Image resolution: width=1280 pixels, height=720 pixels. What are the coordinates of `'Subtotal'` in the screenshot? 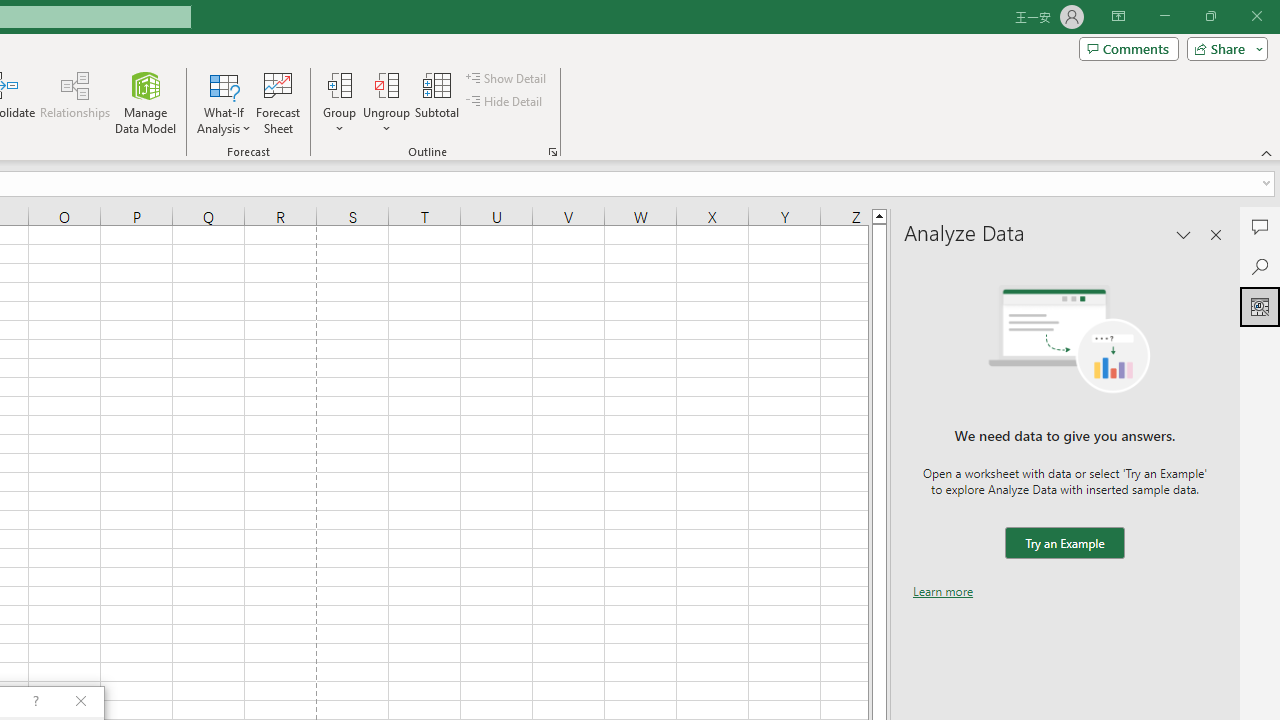 It's located at (436, 103).